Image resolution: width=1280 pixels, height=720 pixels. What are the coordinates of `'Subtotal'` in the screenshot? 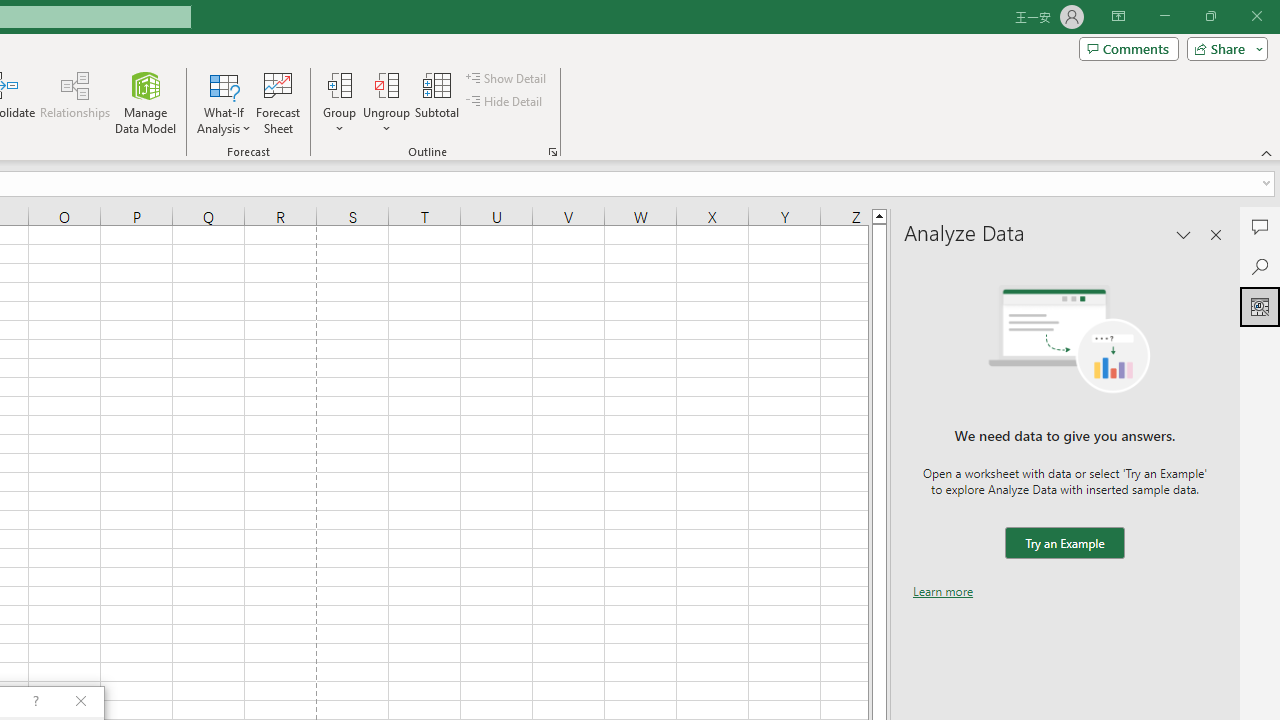 It's located at (436, 103).